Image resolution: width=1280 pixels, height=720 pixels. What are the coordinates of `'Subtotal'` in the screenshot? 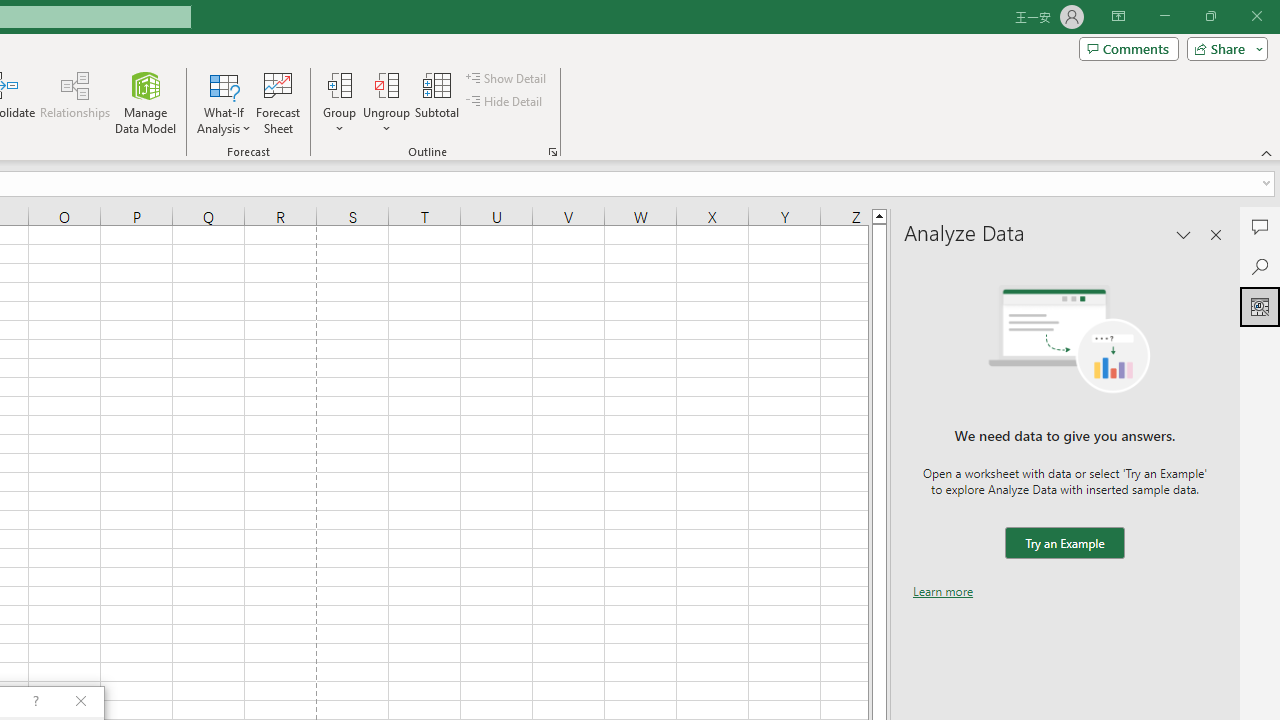 It's located at (436, 103).